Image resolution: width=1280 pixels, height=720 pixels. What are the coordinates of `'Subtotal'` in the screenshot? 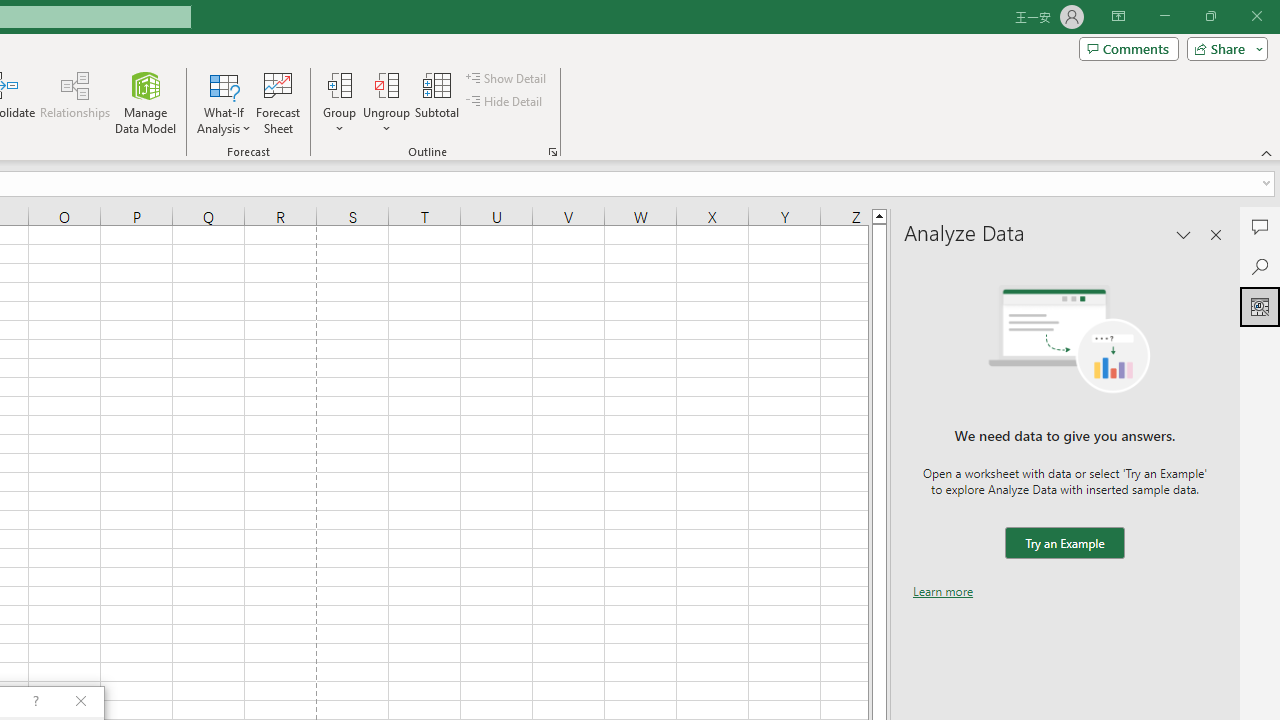 It's located at (436, 103).